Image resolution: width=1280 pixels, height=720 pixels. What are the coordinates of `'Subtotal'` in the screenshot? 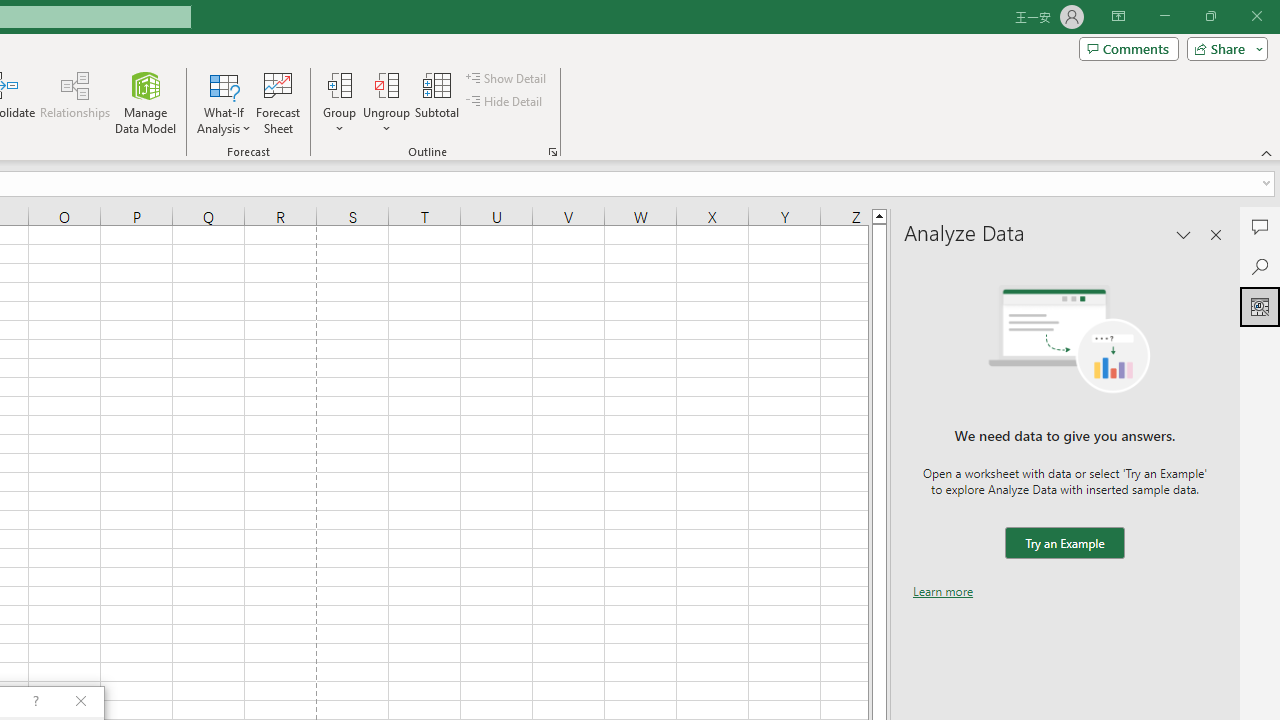 It's located at (436, 103).